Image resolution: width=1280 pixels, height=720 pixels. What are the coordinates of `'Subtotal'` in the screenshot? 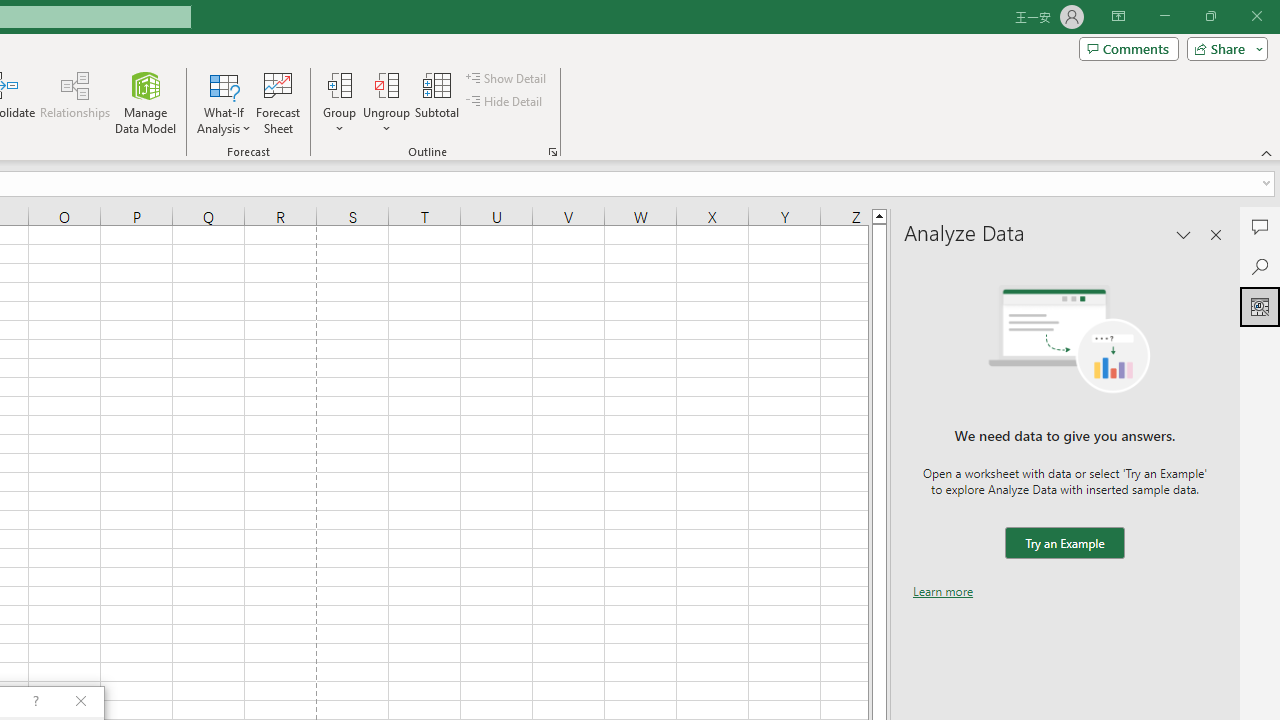 It's located at (436, 103).